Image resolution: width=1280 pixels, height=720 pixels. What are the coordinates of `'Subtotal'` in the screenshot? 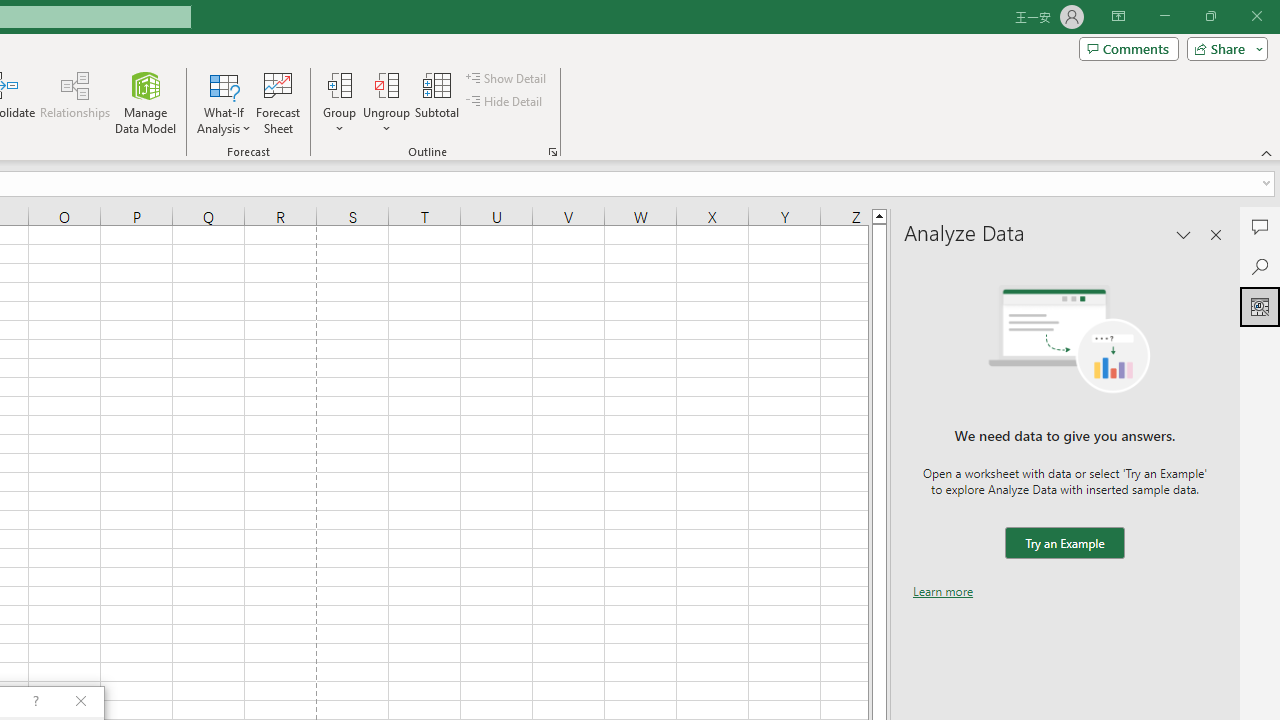 It's located at (436, 103).